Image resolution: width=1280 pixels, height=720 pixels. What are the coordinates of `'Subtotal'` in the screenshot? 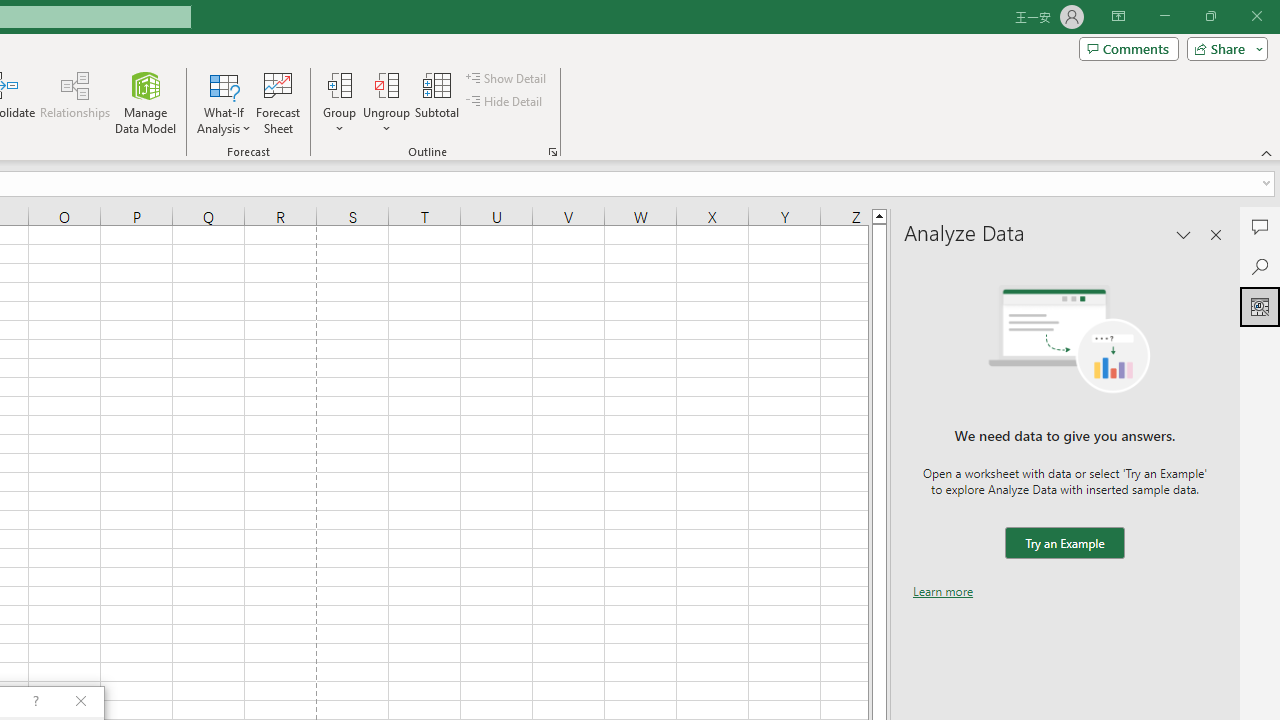 It's located at (436, 103).